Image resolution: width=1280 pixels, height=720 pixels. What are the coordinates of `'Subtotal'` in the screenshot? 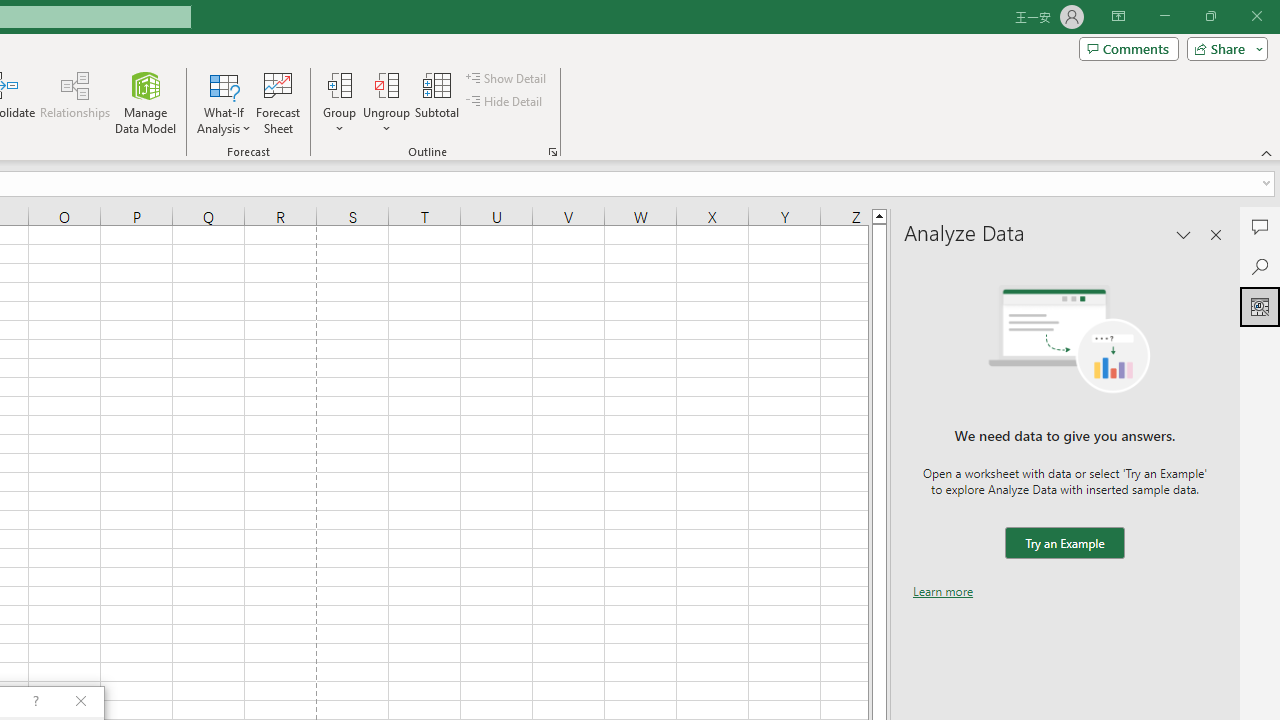 It's located at (436, 103).